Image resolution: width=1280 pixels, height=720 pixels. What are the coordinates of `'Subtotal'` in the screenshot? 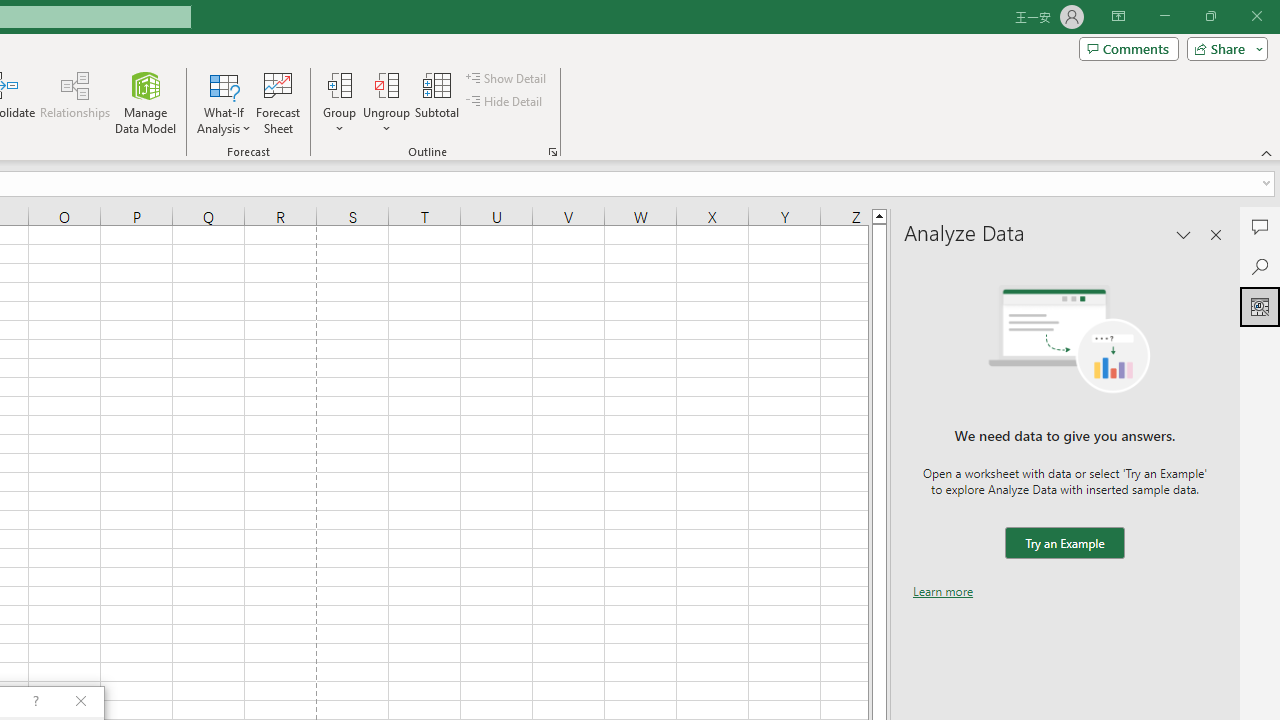 It's located at (436, 103).